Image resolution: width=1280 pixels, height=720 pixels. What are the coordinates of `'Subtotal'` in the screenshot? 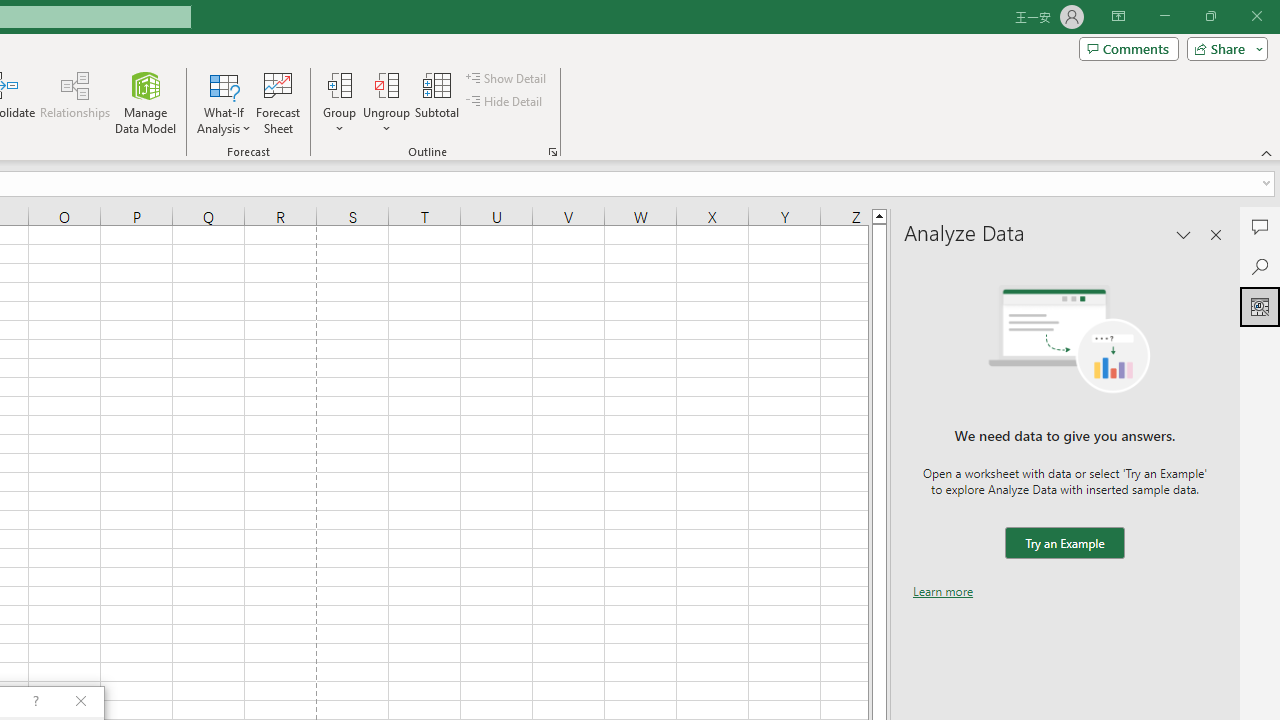 It's located at (436, 103).